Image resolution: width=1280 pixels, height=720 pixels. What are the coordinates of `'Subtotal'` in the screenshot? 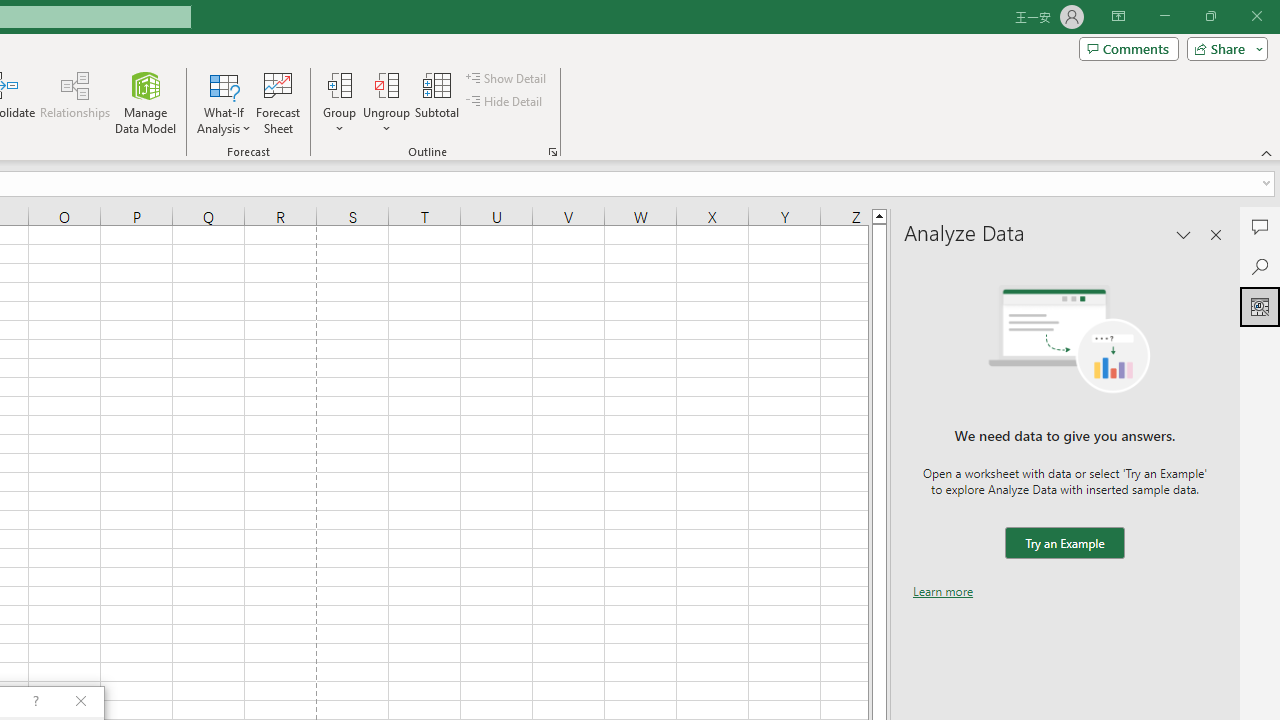 It's located at (436, 103).